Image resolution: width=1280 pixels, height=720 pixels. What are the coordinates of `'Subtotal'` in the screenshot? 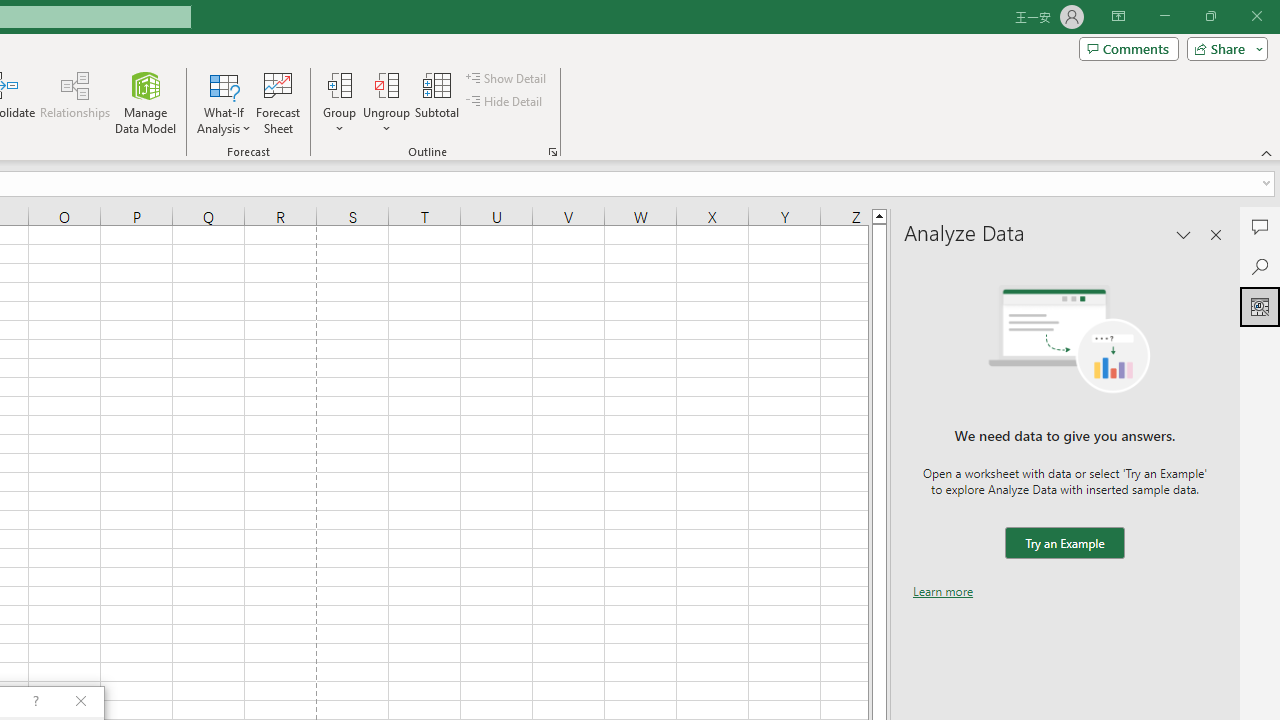 It's located at (436, 103).